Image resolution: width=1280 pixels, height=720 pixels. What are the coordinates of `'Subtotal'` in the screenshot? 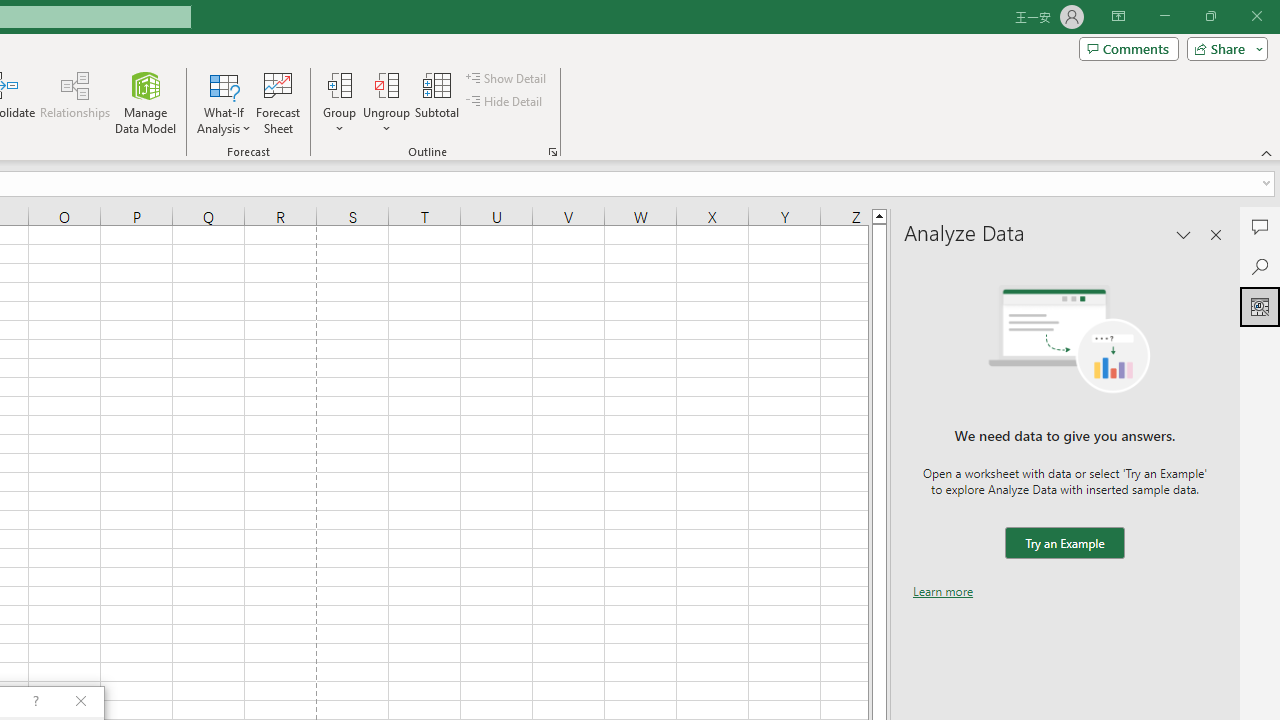 It's located at (436, 103).